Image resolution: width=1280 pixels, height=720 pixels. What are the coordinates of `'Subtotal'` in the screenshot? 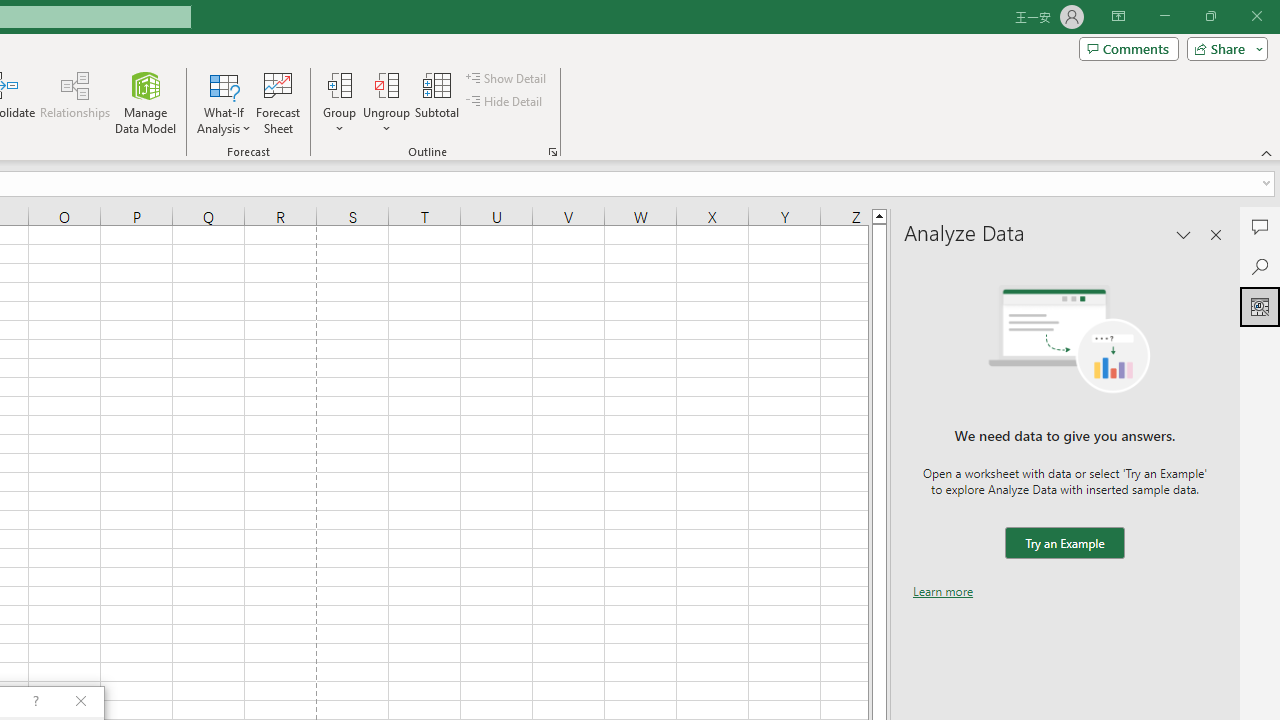 It's located at (436, 103).